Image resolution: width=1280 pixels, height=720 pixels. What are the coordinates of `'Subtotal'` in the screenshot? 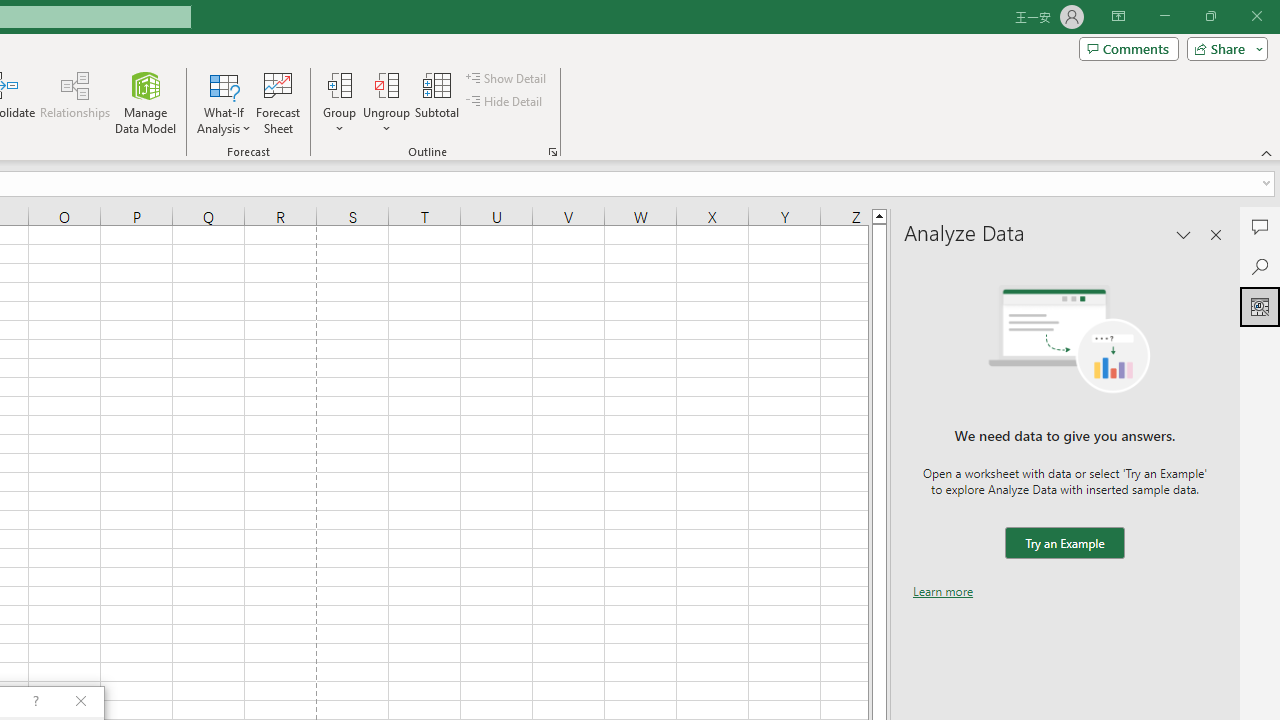 It's located at (436, 103).